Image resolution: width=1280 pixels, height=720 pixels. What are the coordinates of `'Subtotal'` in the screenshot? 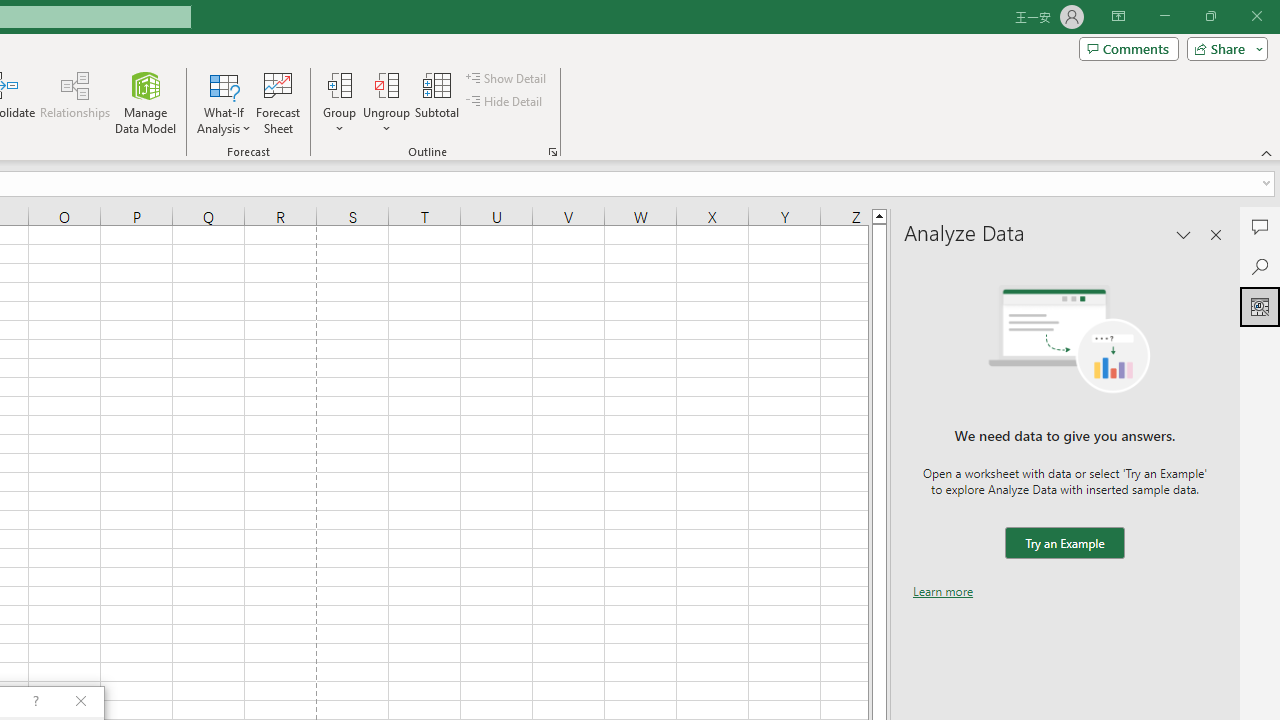 It's located at (436, 103).